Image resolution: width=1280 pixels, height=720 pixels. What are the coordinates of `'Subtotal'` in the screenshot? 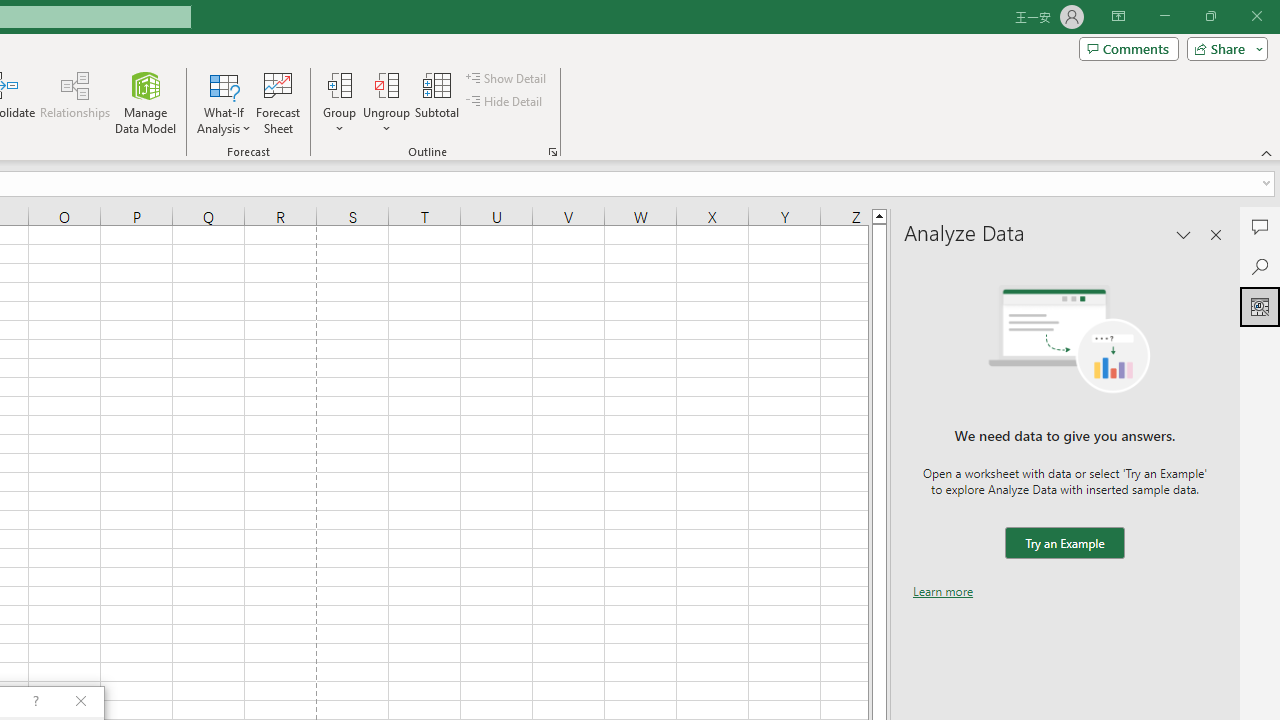 It's located at (436, 103).